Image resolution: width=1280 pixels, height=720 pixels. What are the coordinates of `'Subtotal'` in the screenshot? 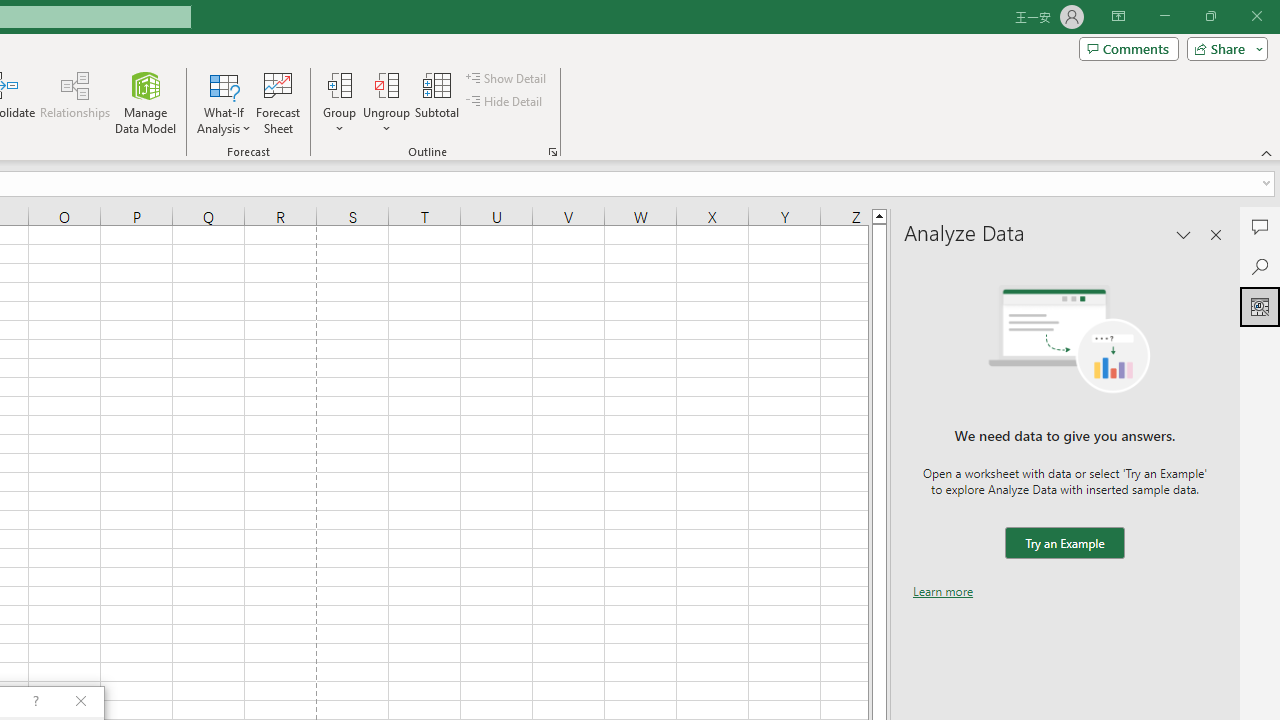 It's located at (436, 103).